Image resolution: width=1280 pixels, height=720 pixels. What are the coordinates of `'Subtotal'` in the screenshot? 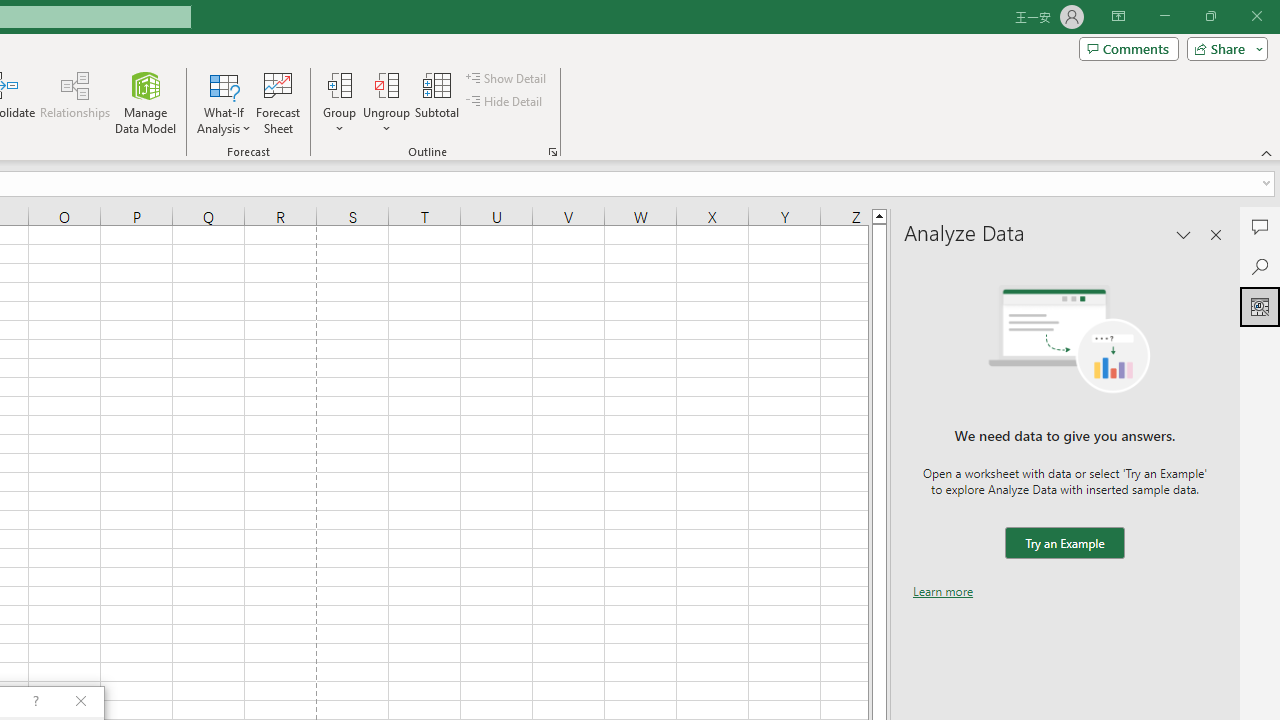 It's located at (436, 103).